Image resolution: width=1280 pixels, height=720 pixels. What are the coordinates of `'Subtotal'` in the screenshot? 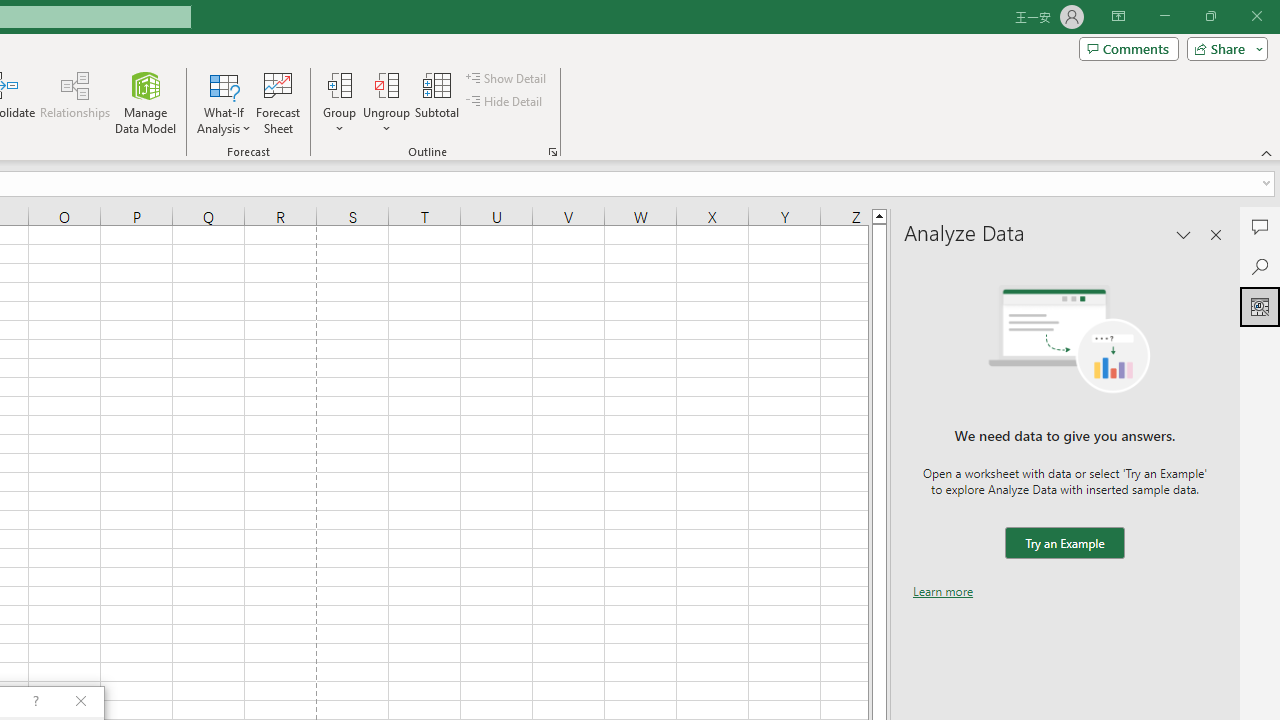 It's located at (436, 103).